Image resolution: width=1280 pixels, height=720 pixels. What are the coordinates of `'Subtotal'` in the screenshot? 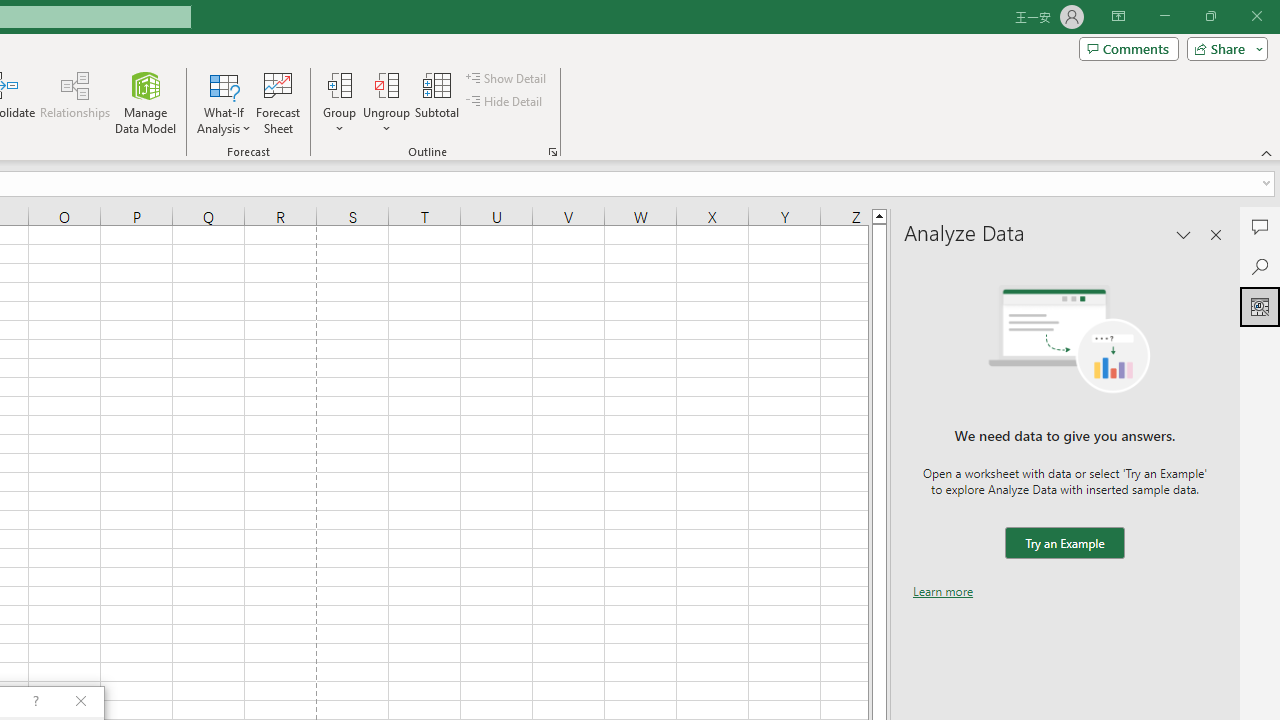 It's located at (436, 103).